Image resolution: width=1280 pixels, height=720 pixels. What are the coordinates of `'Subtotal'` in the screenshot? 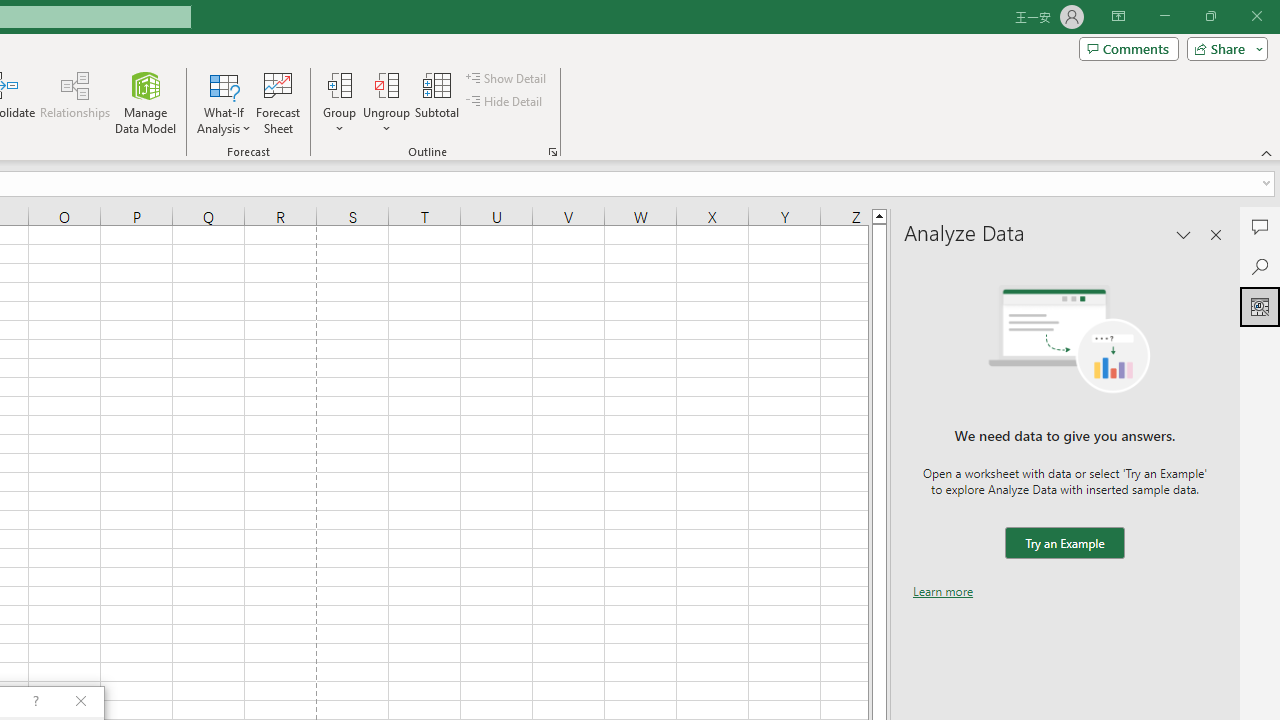 It's located at (436, 103).